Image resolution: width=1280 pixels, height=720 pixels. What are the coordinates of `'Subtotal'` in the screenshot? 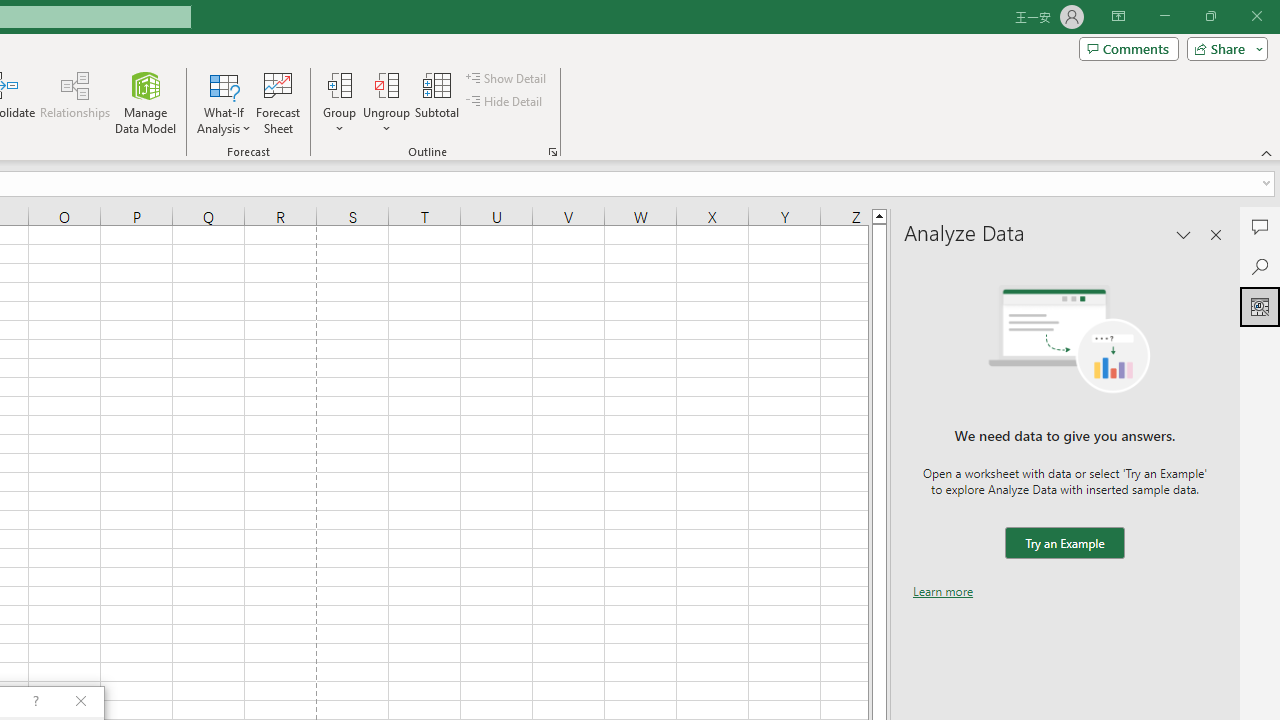 It's located at (436, 103).